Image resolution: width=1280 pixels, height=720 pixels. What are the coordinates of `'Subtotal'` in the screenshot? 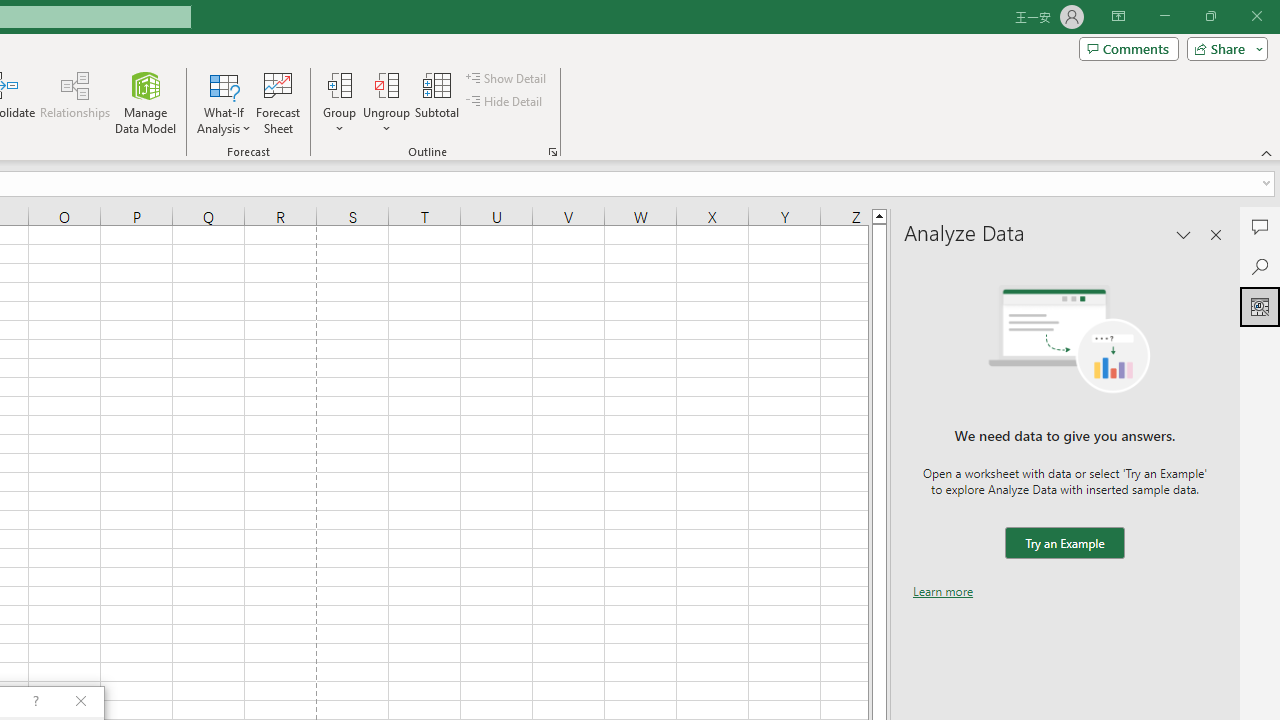 It's located at (436, 103).